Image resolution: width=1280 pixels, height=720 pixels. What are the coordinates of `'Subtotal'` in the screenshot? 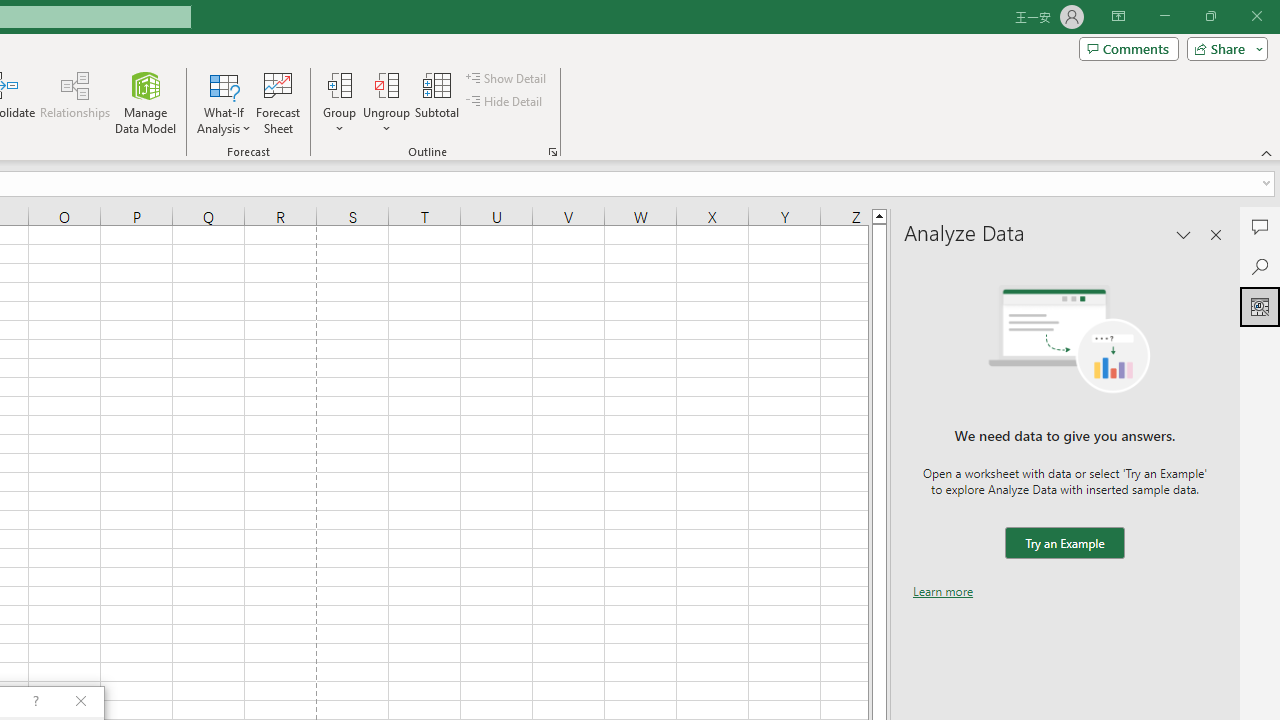 It's located at (436, 103).